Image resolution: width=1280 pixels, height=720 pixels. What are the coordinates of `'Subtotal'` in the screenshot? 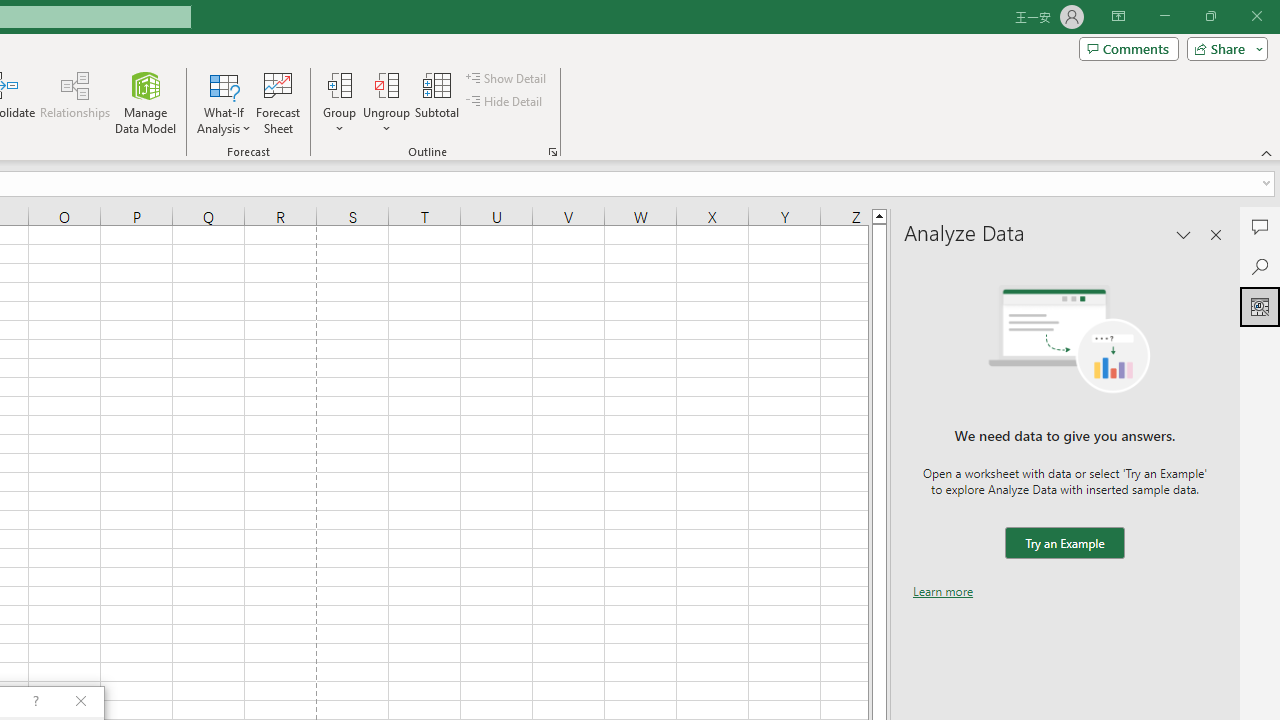 It's located at (436, 103).